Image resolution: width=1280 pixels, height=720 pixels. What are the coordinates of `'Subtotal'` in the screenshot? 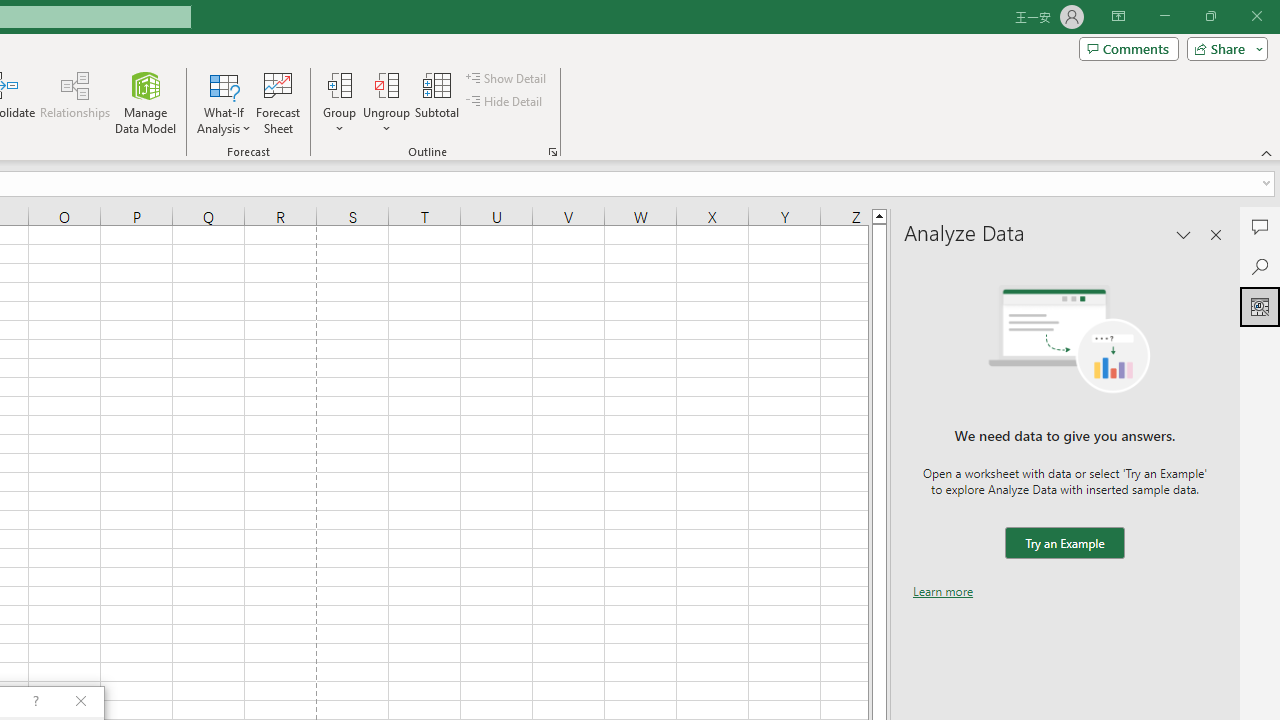 It's located at (436, 103).